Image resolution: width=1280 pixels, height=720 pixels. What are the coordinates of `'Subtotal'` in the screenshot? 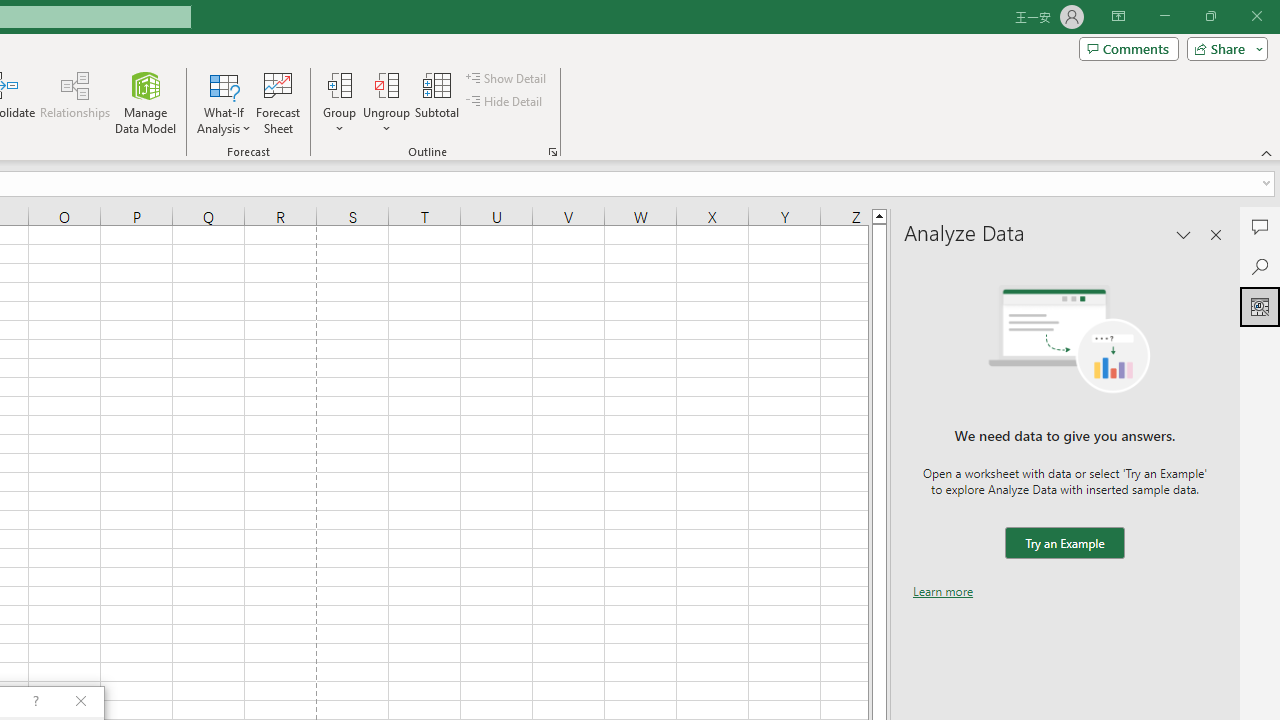 It's located at (436, 103).